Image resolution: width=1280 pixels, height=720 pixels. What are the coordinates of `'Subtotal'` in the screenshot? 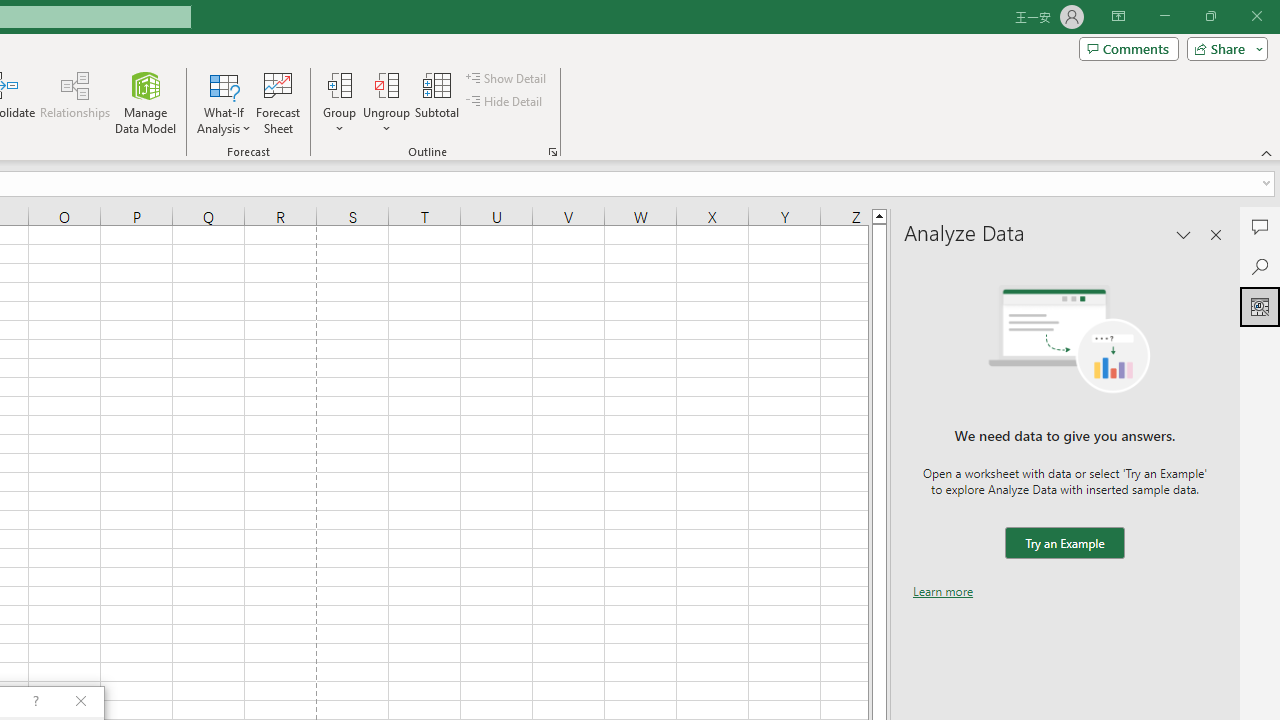 It's located at (436, 103).